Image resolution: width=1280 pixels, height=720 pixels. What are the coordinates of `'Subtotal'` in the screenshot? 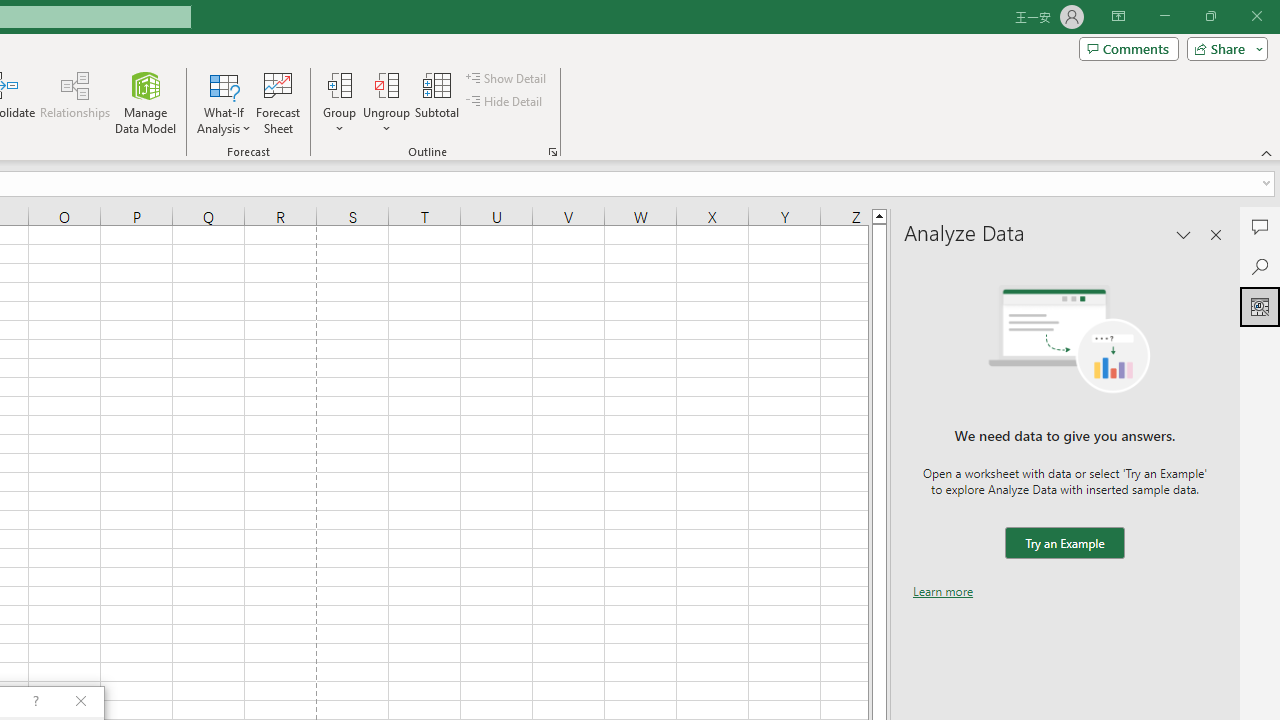 It's located at (436, 103).